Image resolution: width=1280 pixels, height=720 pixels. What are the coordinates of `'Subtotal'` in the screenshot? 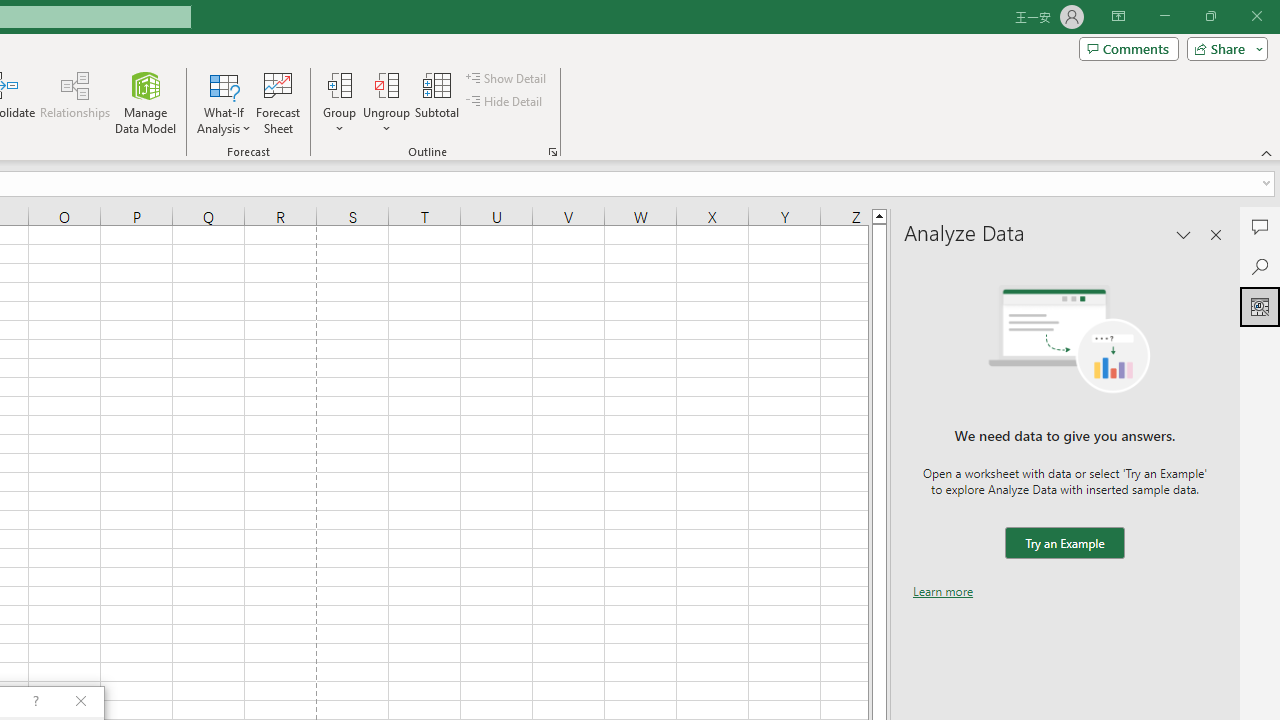 It's located at (436, 103).